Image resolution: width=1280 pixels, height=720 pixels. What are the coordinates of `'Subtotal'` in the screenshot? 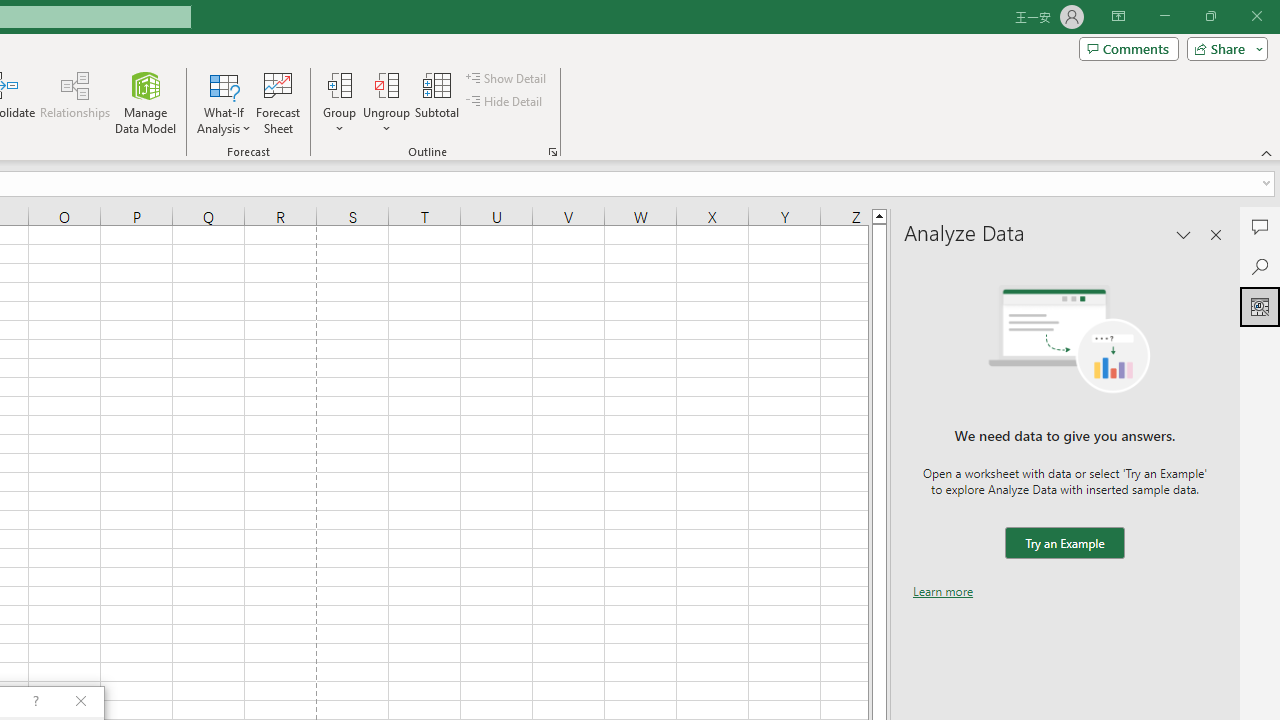 It's located at (436, 103).